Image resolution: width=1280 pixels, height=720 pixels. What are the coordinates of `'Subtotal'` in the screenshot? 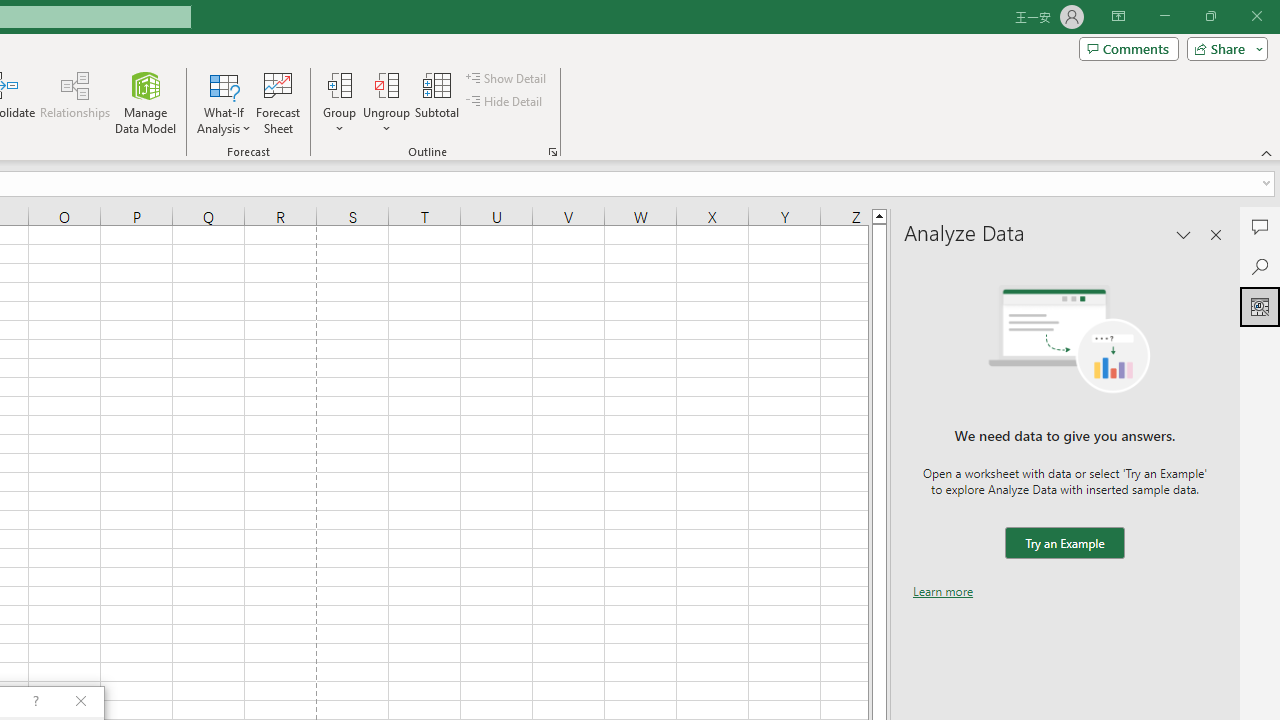 It's located at (436, 103).